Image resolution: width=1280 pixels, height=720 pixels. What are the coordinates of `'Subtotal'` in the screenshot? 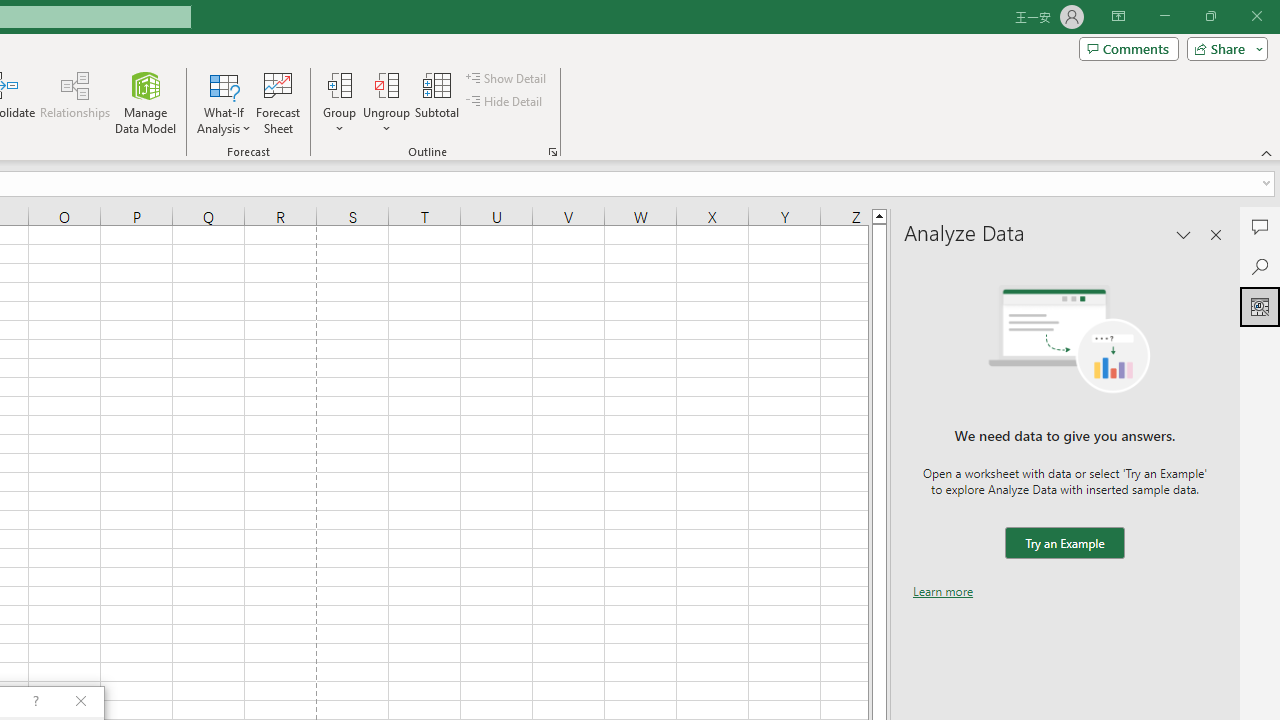 It's located at (436, 103).